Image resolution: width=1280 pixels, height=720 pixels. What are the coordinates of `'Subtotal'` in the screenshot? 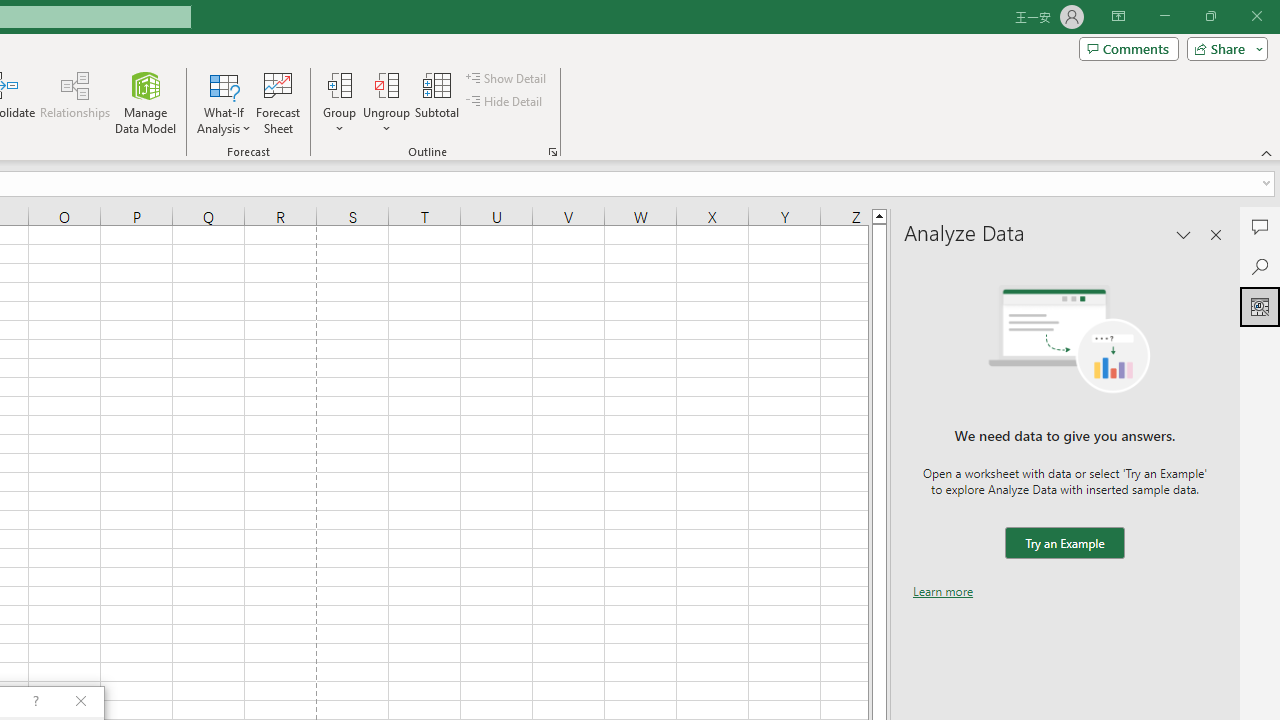 It's located at (436, 103).